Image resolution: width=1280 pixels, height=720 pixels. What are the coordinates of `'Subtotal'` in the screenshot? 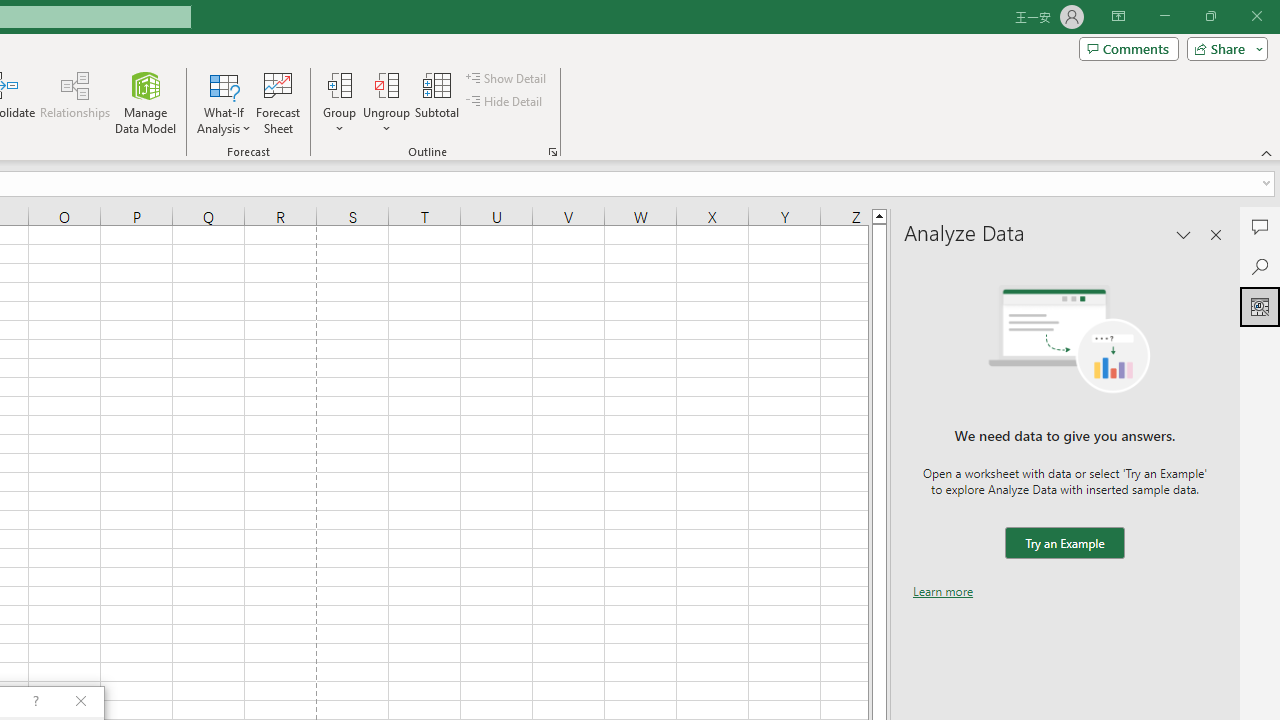 It's located at (436, 103).